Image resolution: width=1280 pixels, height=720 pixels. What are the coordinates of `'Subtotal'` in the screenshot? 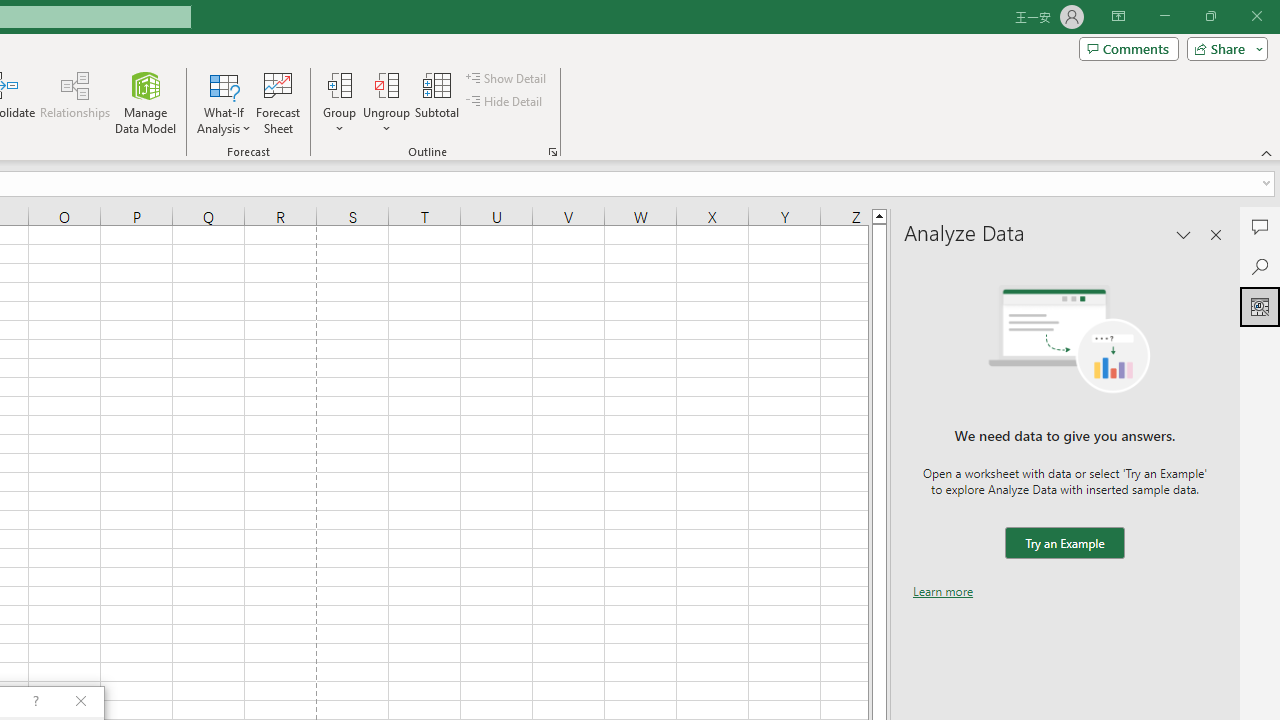 It's located at (436, 103).